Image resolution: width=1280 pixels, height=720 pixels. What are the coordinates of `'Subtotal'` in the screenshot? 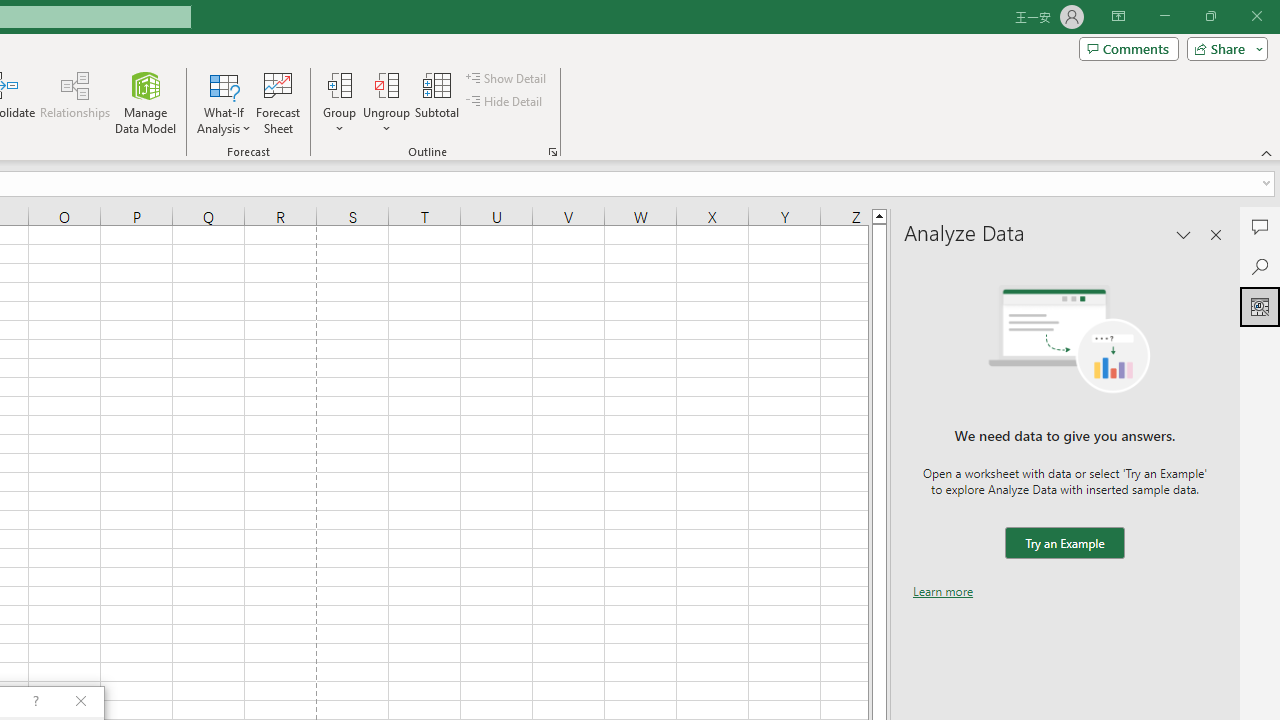 It's located at (436, 103).